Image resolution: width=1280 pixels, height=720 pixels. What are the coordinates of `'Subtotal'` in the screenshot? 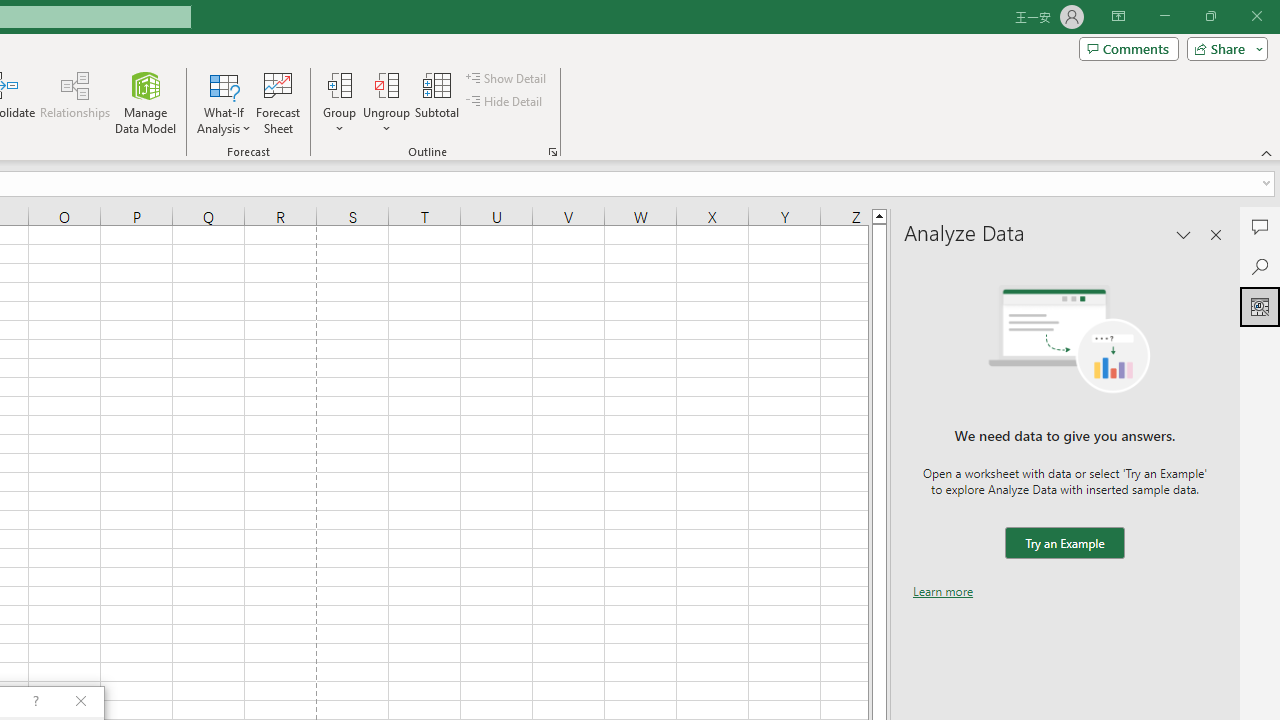 It's located at (436, 103).